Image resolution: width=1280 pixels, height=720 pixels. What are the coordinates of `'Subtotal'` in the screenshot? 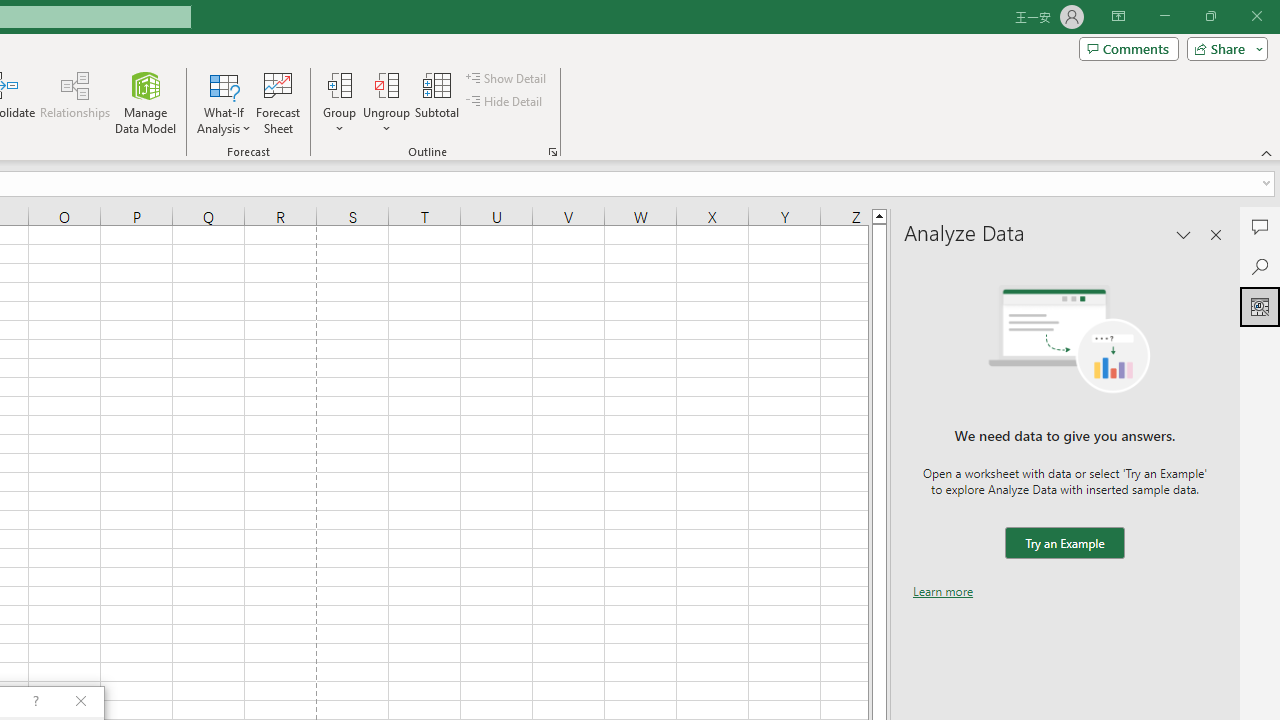 It's located at (436, 103).